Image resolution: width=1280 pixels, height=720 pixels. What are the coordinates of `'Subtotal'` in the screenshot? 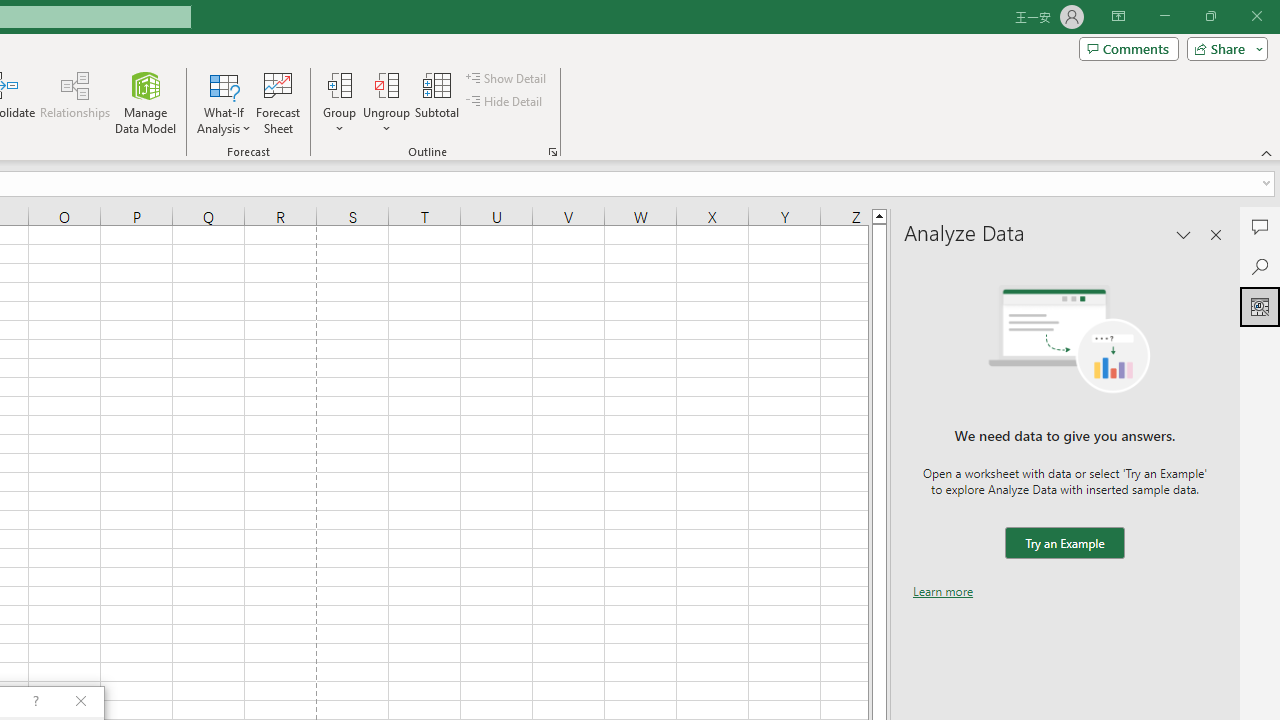 It's located at (436, 103).